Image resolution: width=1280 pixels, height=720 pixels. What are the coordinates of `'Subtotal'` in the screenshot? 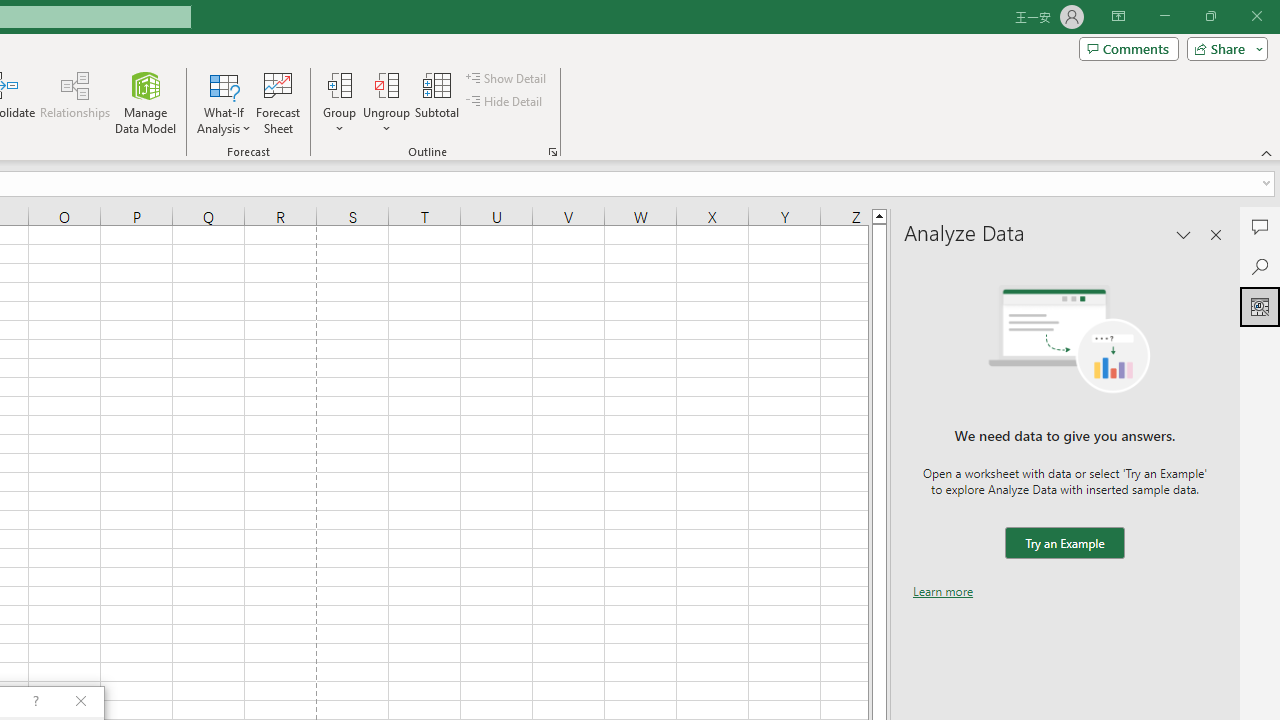 It's located at (436, 103).